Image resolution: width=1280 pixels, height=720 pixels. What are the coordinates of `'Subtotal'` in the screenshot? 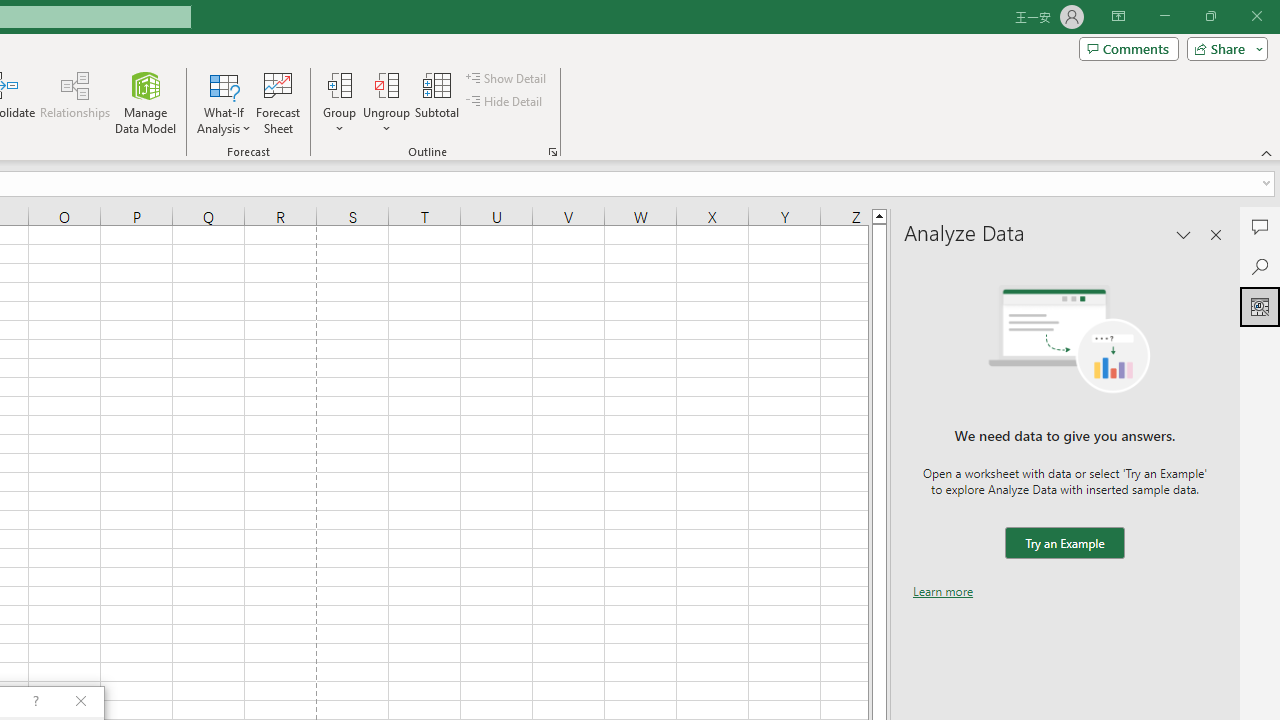 It's located at (436, 103).